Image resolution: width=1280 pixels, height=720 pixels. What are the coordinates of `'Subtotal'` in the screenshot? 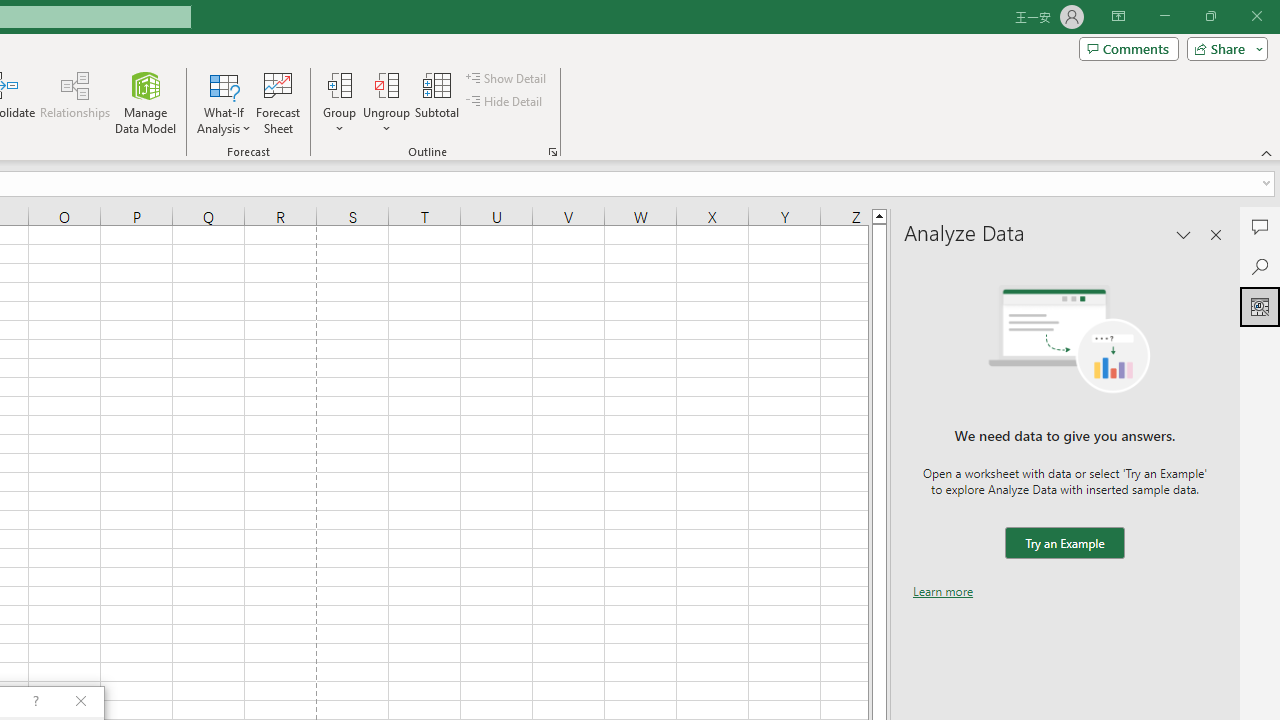 It's located at (436, 103).